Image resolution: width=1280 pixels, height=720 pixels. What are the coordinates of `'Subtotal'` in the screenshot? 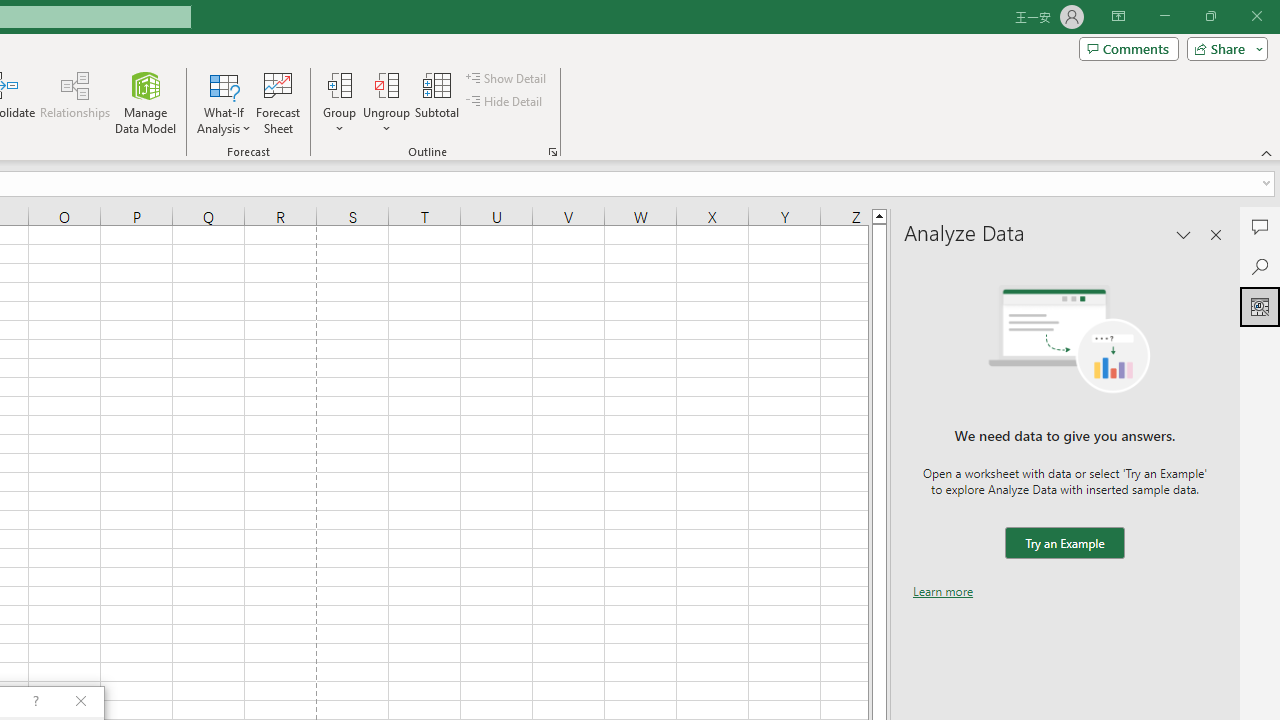 It's located at (436, 103).